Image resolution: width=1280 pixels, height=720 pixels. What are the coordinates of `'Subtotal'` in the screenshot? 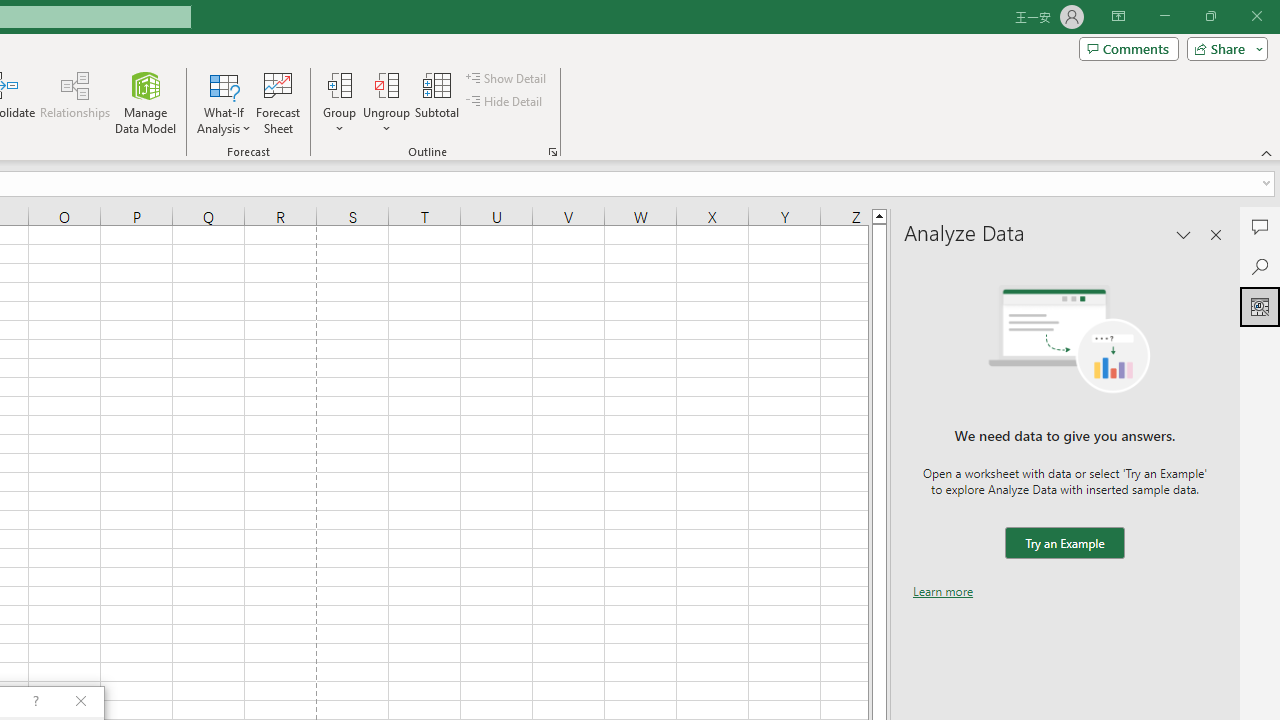 It's located at (436, 103).